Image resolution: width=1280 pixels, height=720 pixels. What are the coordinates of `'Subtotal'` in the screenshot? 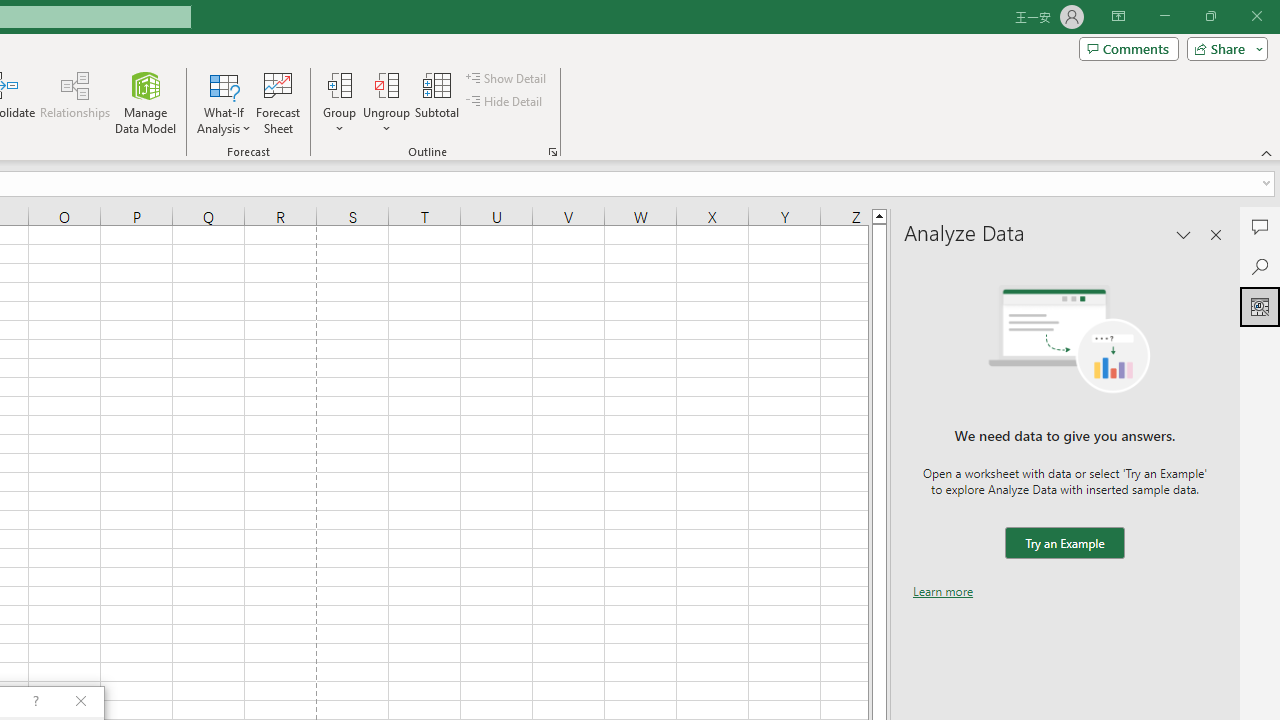 It's located at (436, 103).